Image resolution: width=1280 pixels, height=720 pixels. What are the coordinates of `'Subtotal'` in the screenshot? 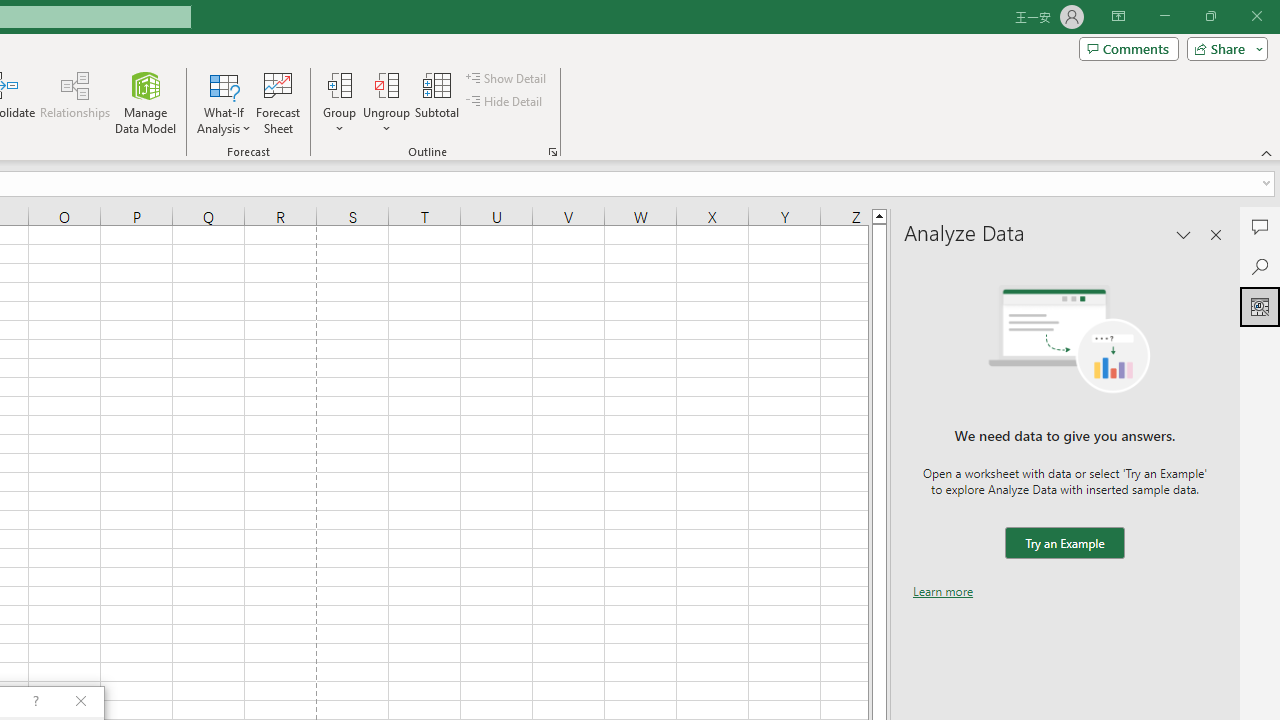 It's located at (436, 103).